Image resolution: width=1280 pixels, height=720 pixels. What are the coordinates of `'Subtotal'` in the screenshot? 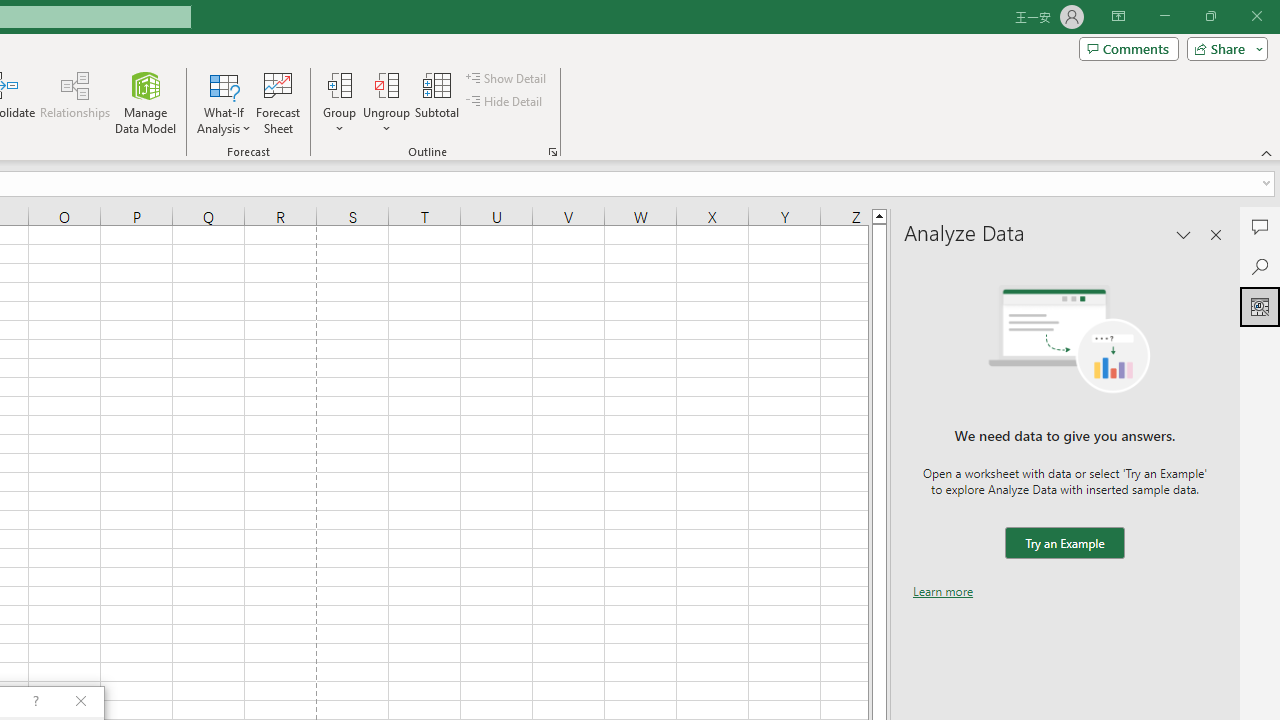 It's located at (436, 103).